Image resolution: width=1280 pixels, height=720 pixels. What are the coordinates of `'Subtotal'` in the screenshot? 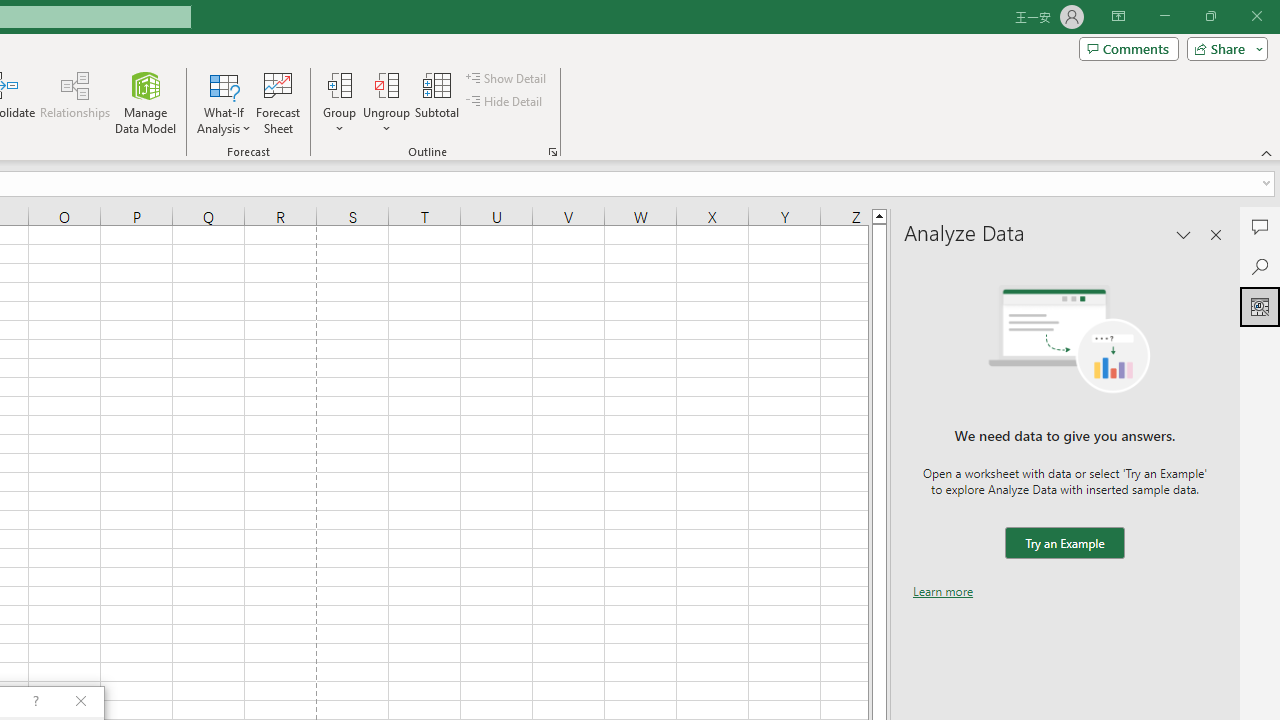 It's located at (436, 103).